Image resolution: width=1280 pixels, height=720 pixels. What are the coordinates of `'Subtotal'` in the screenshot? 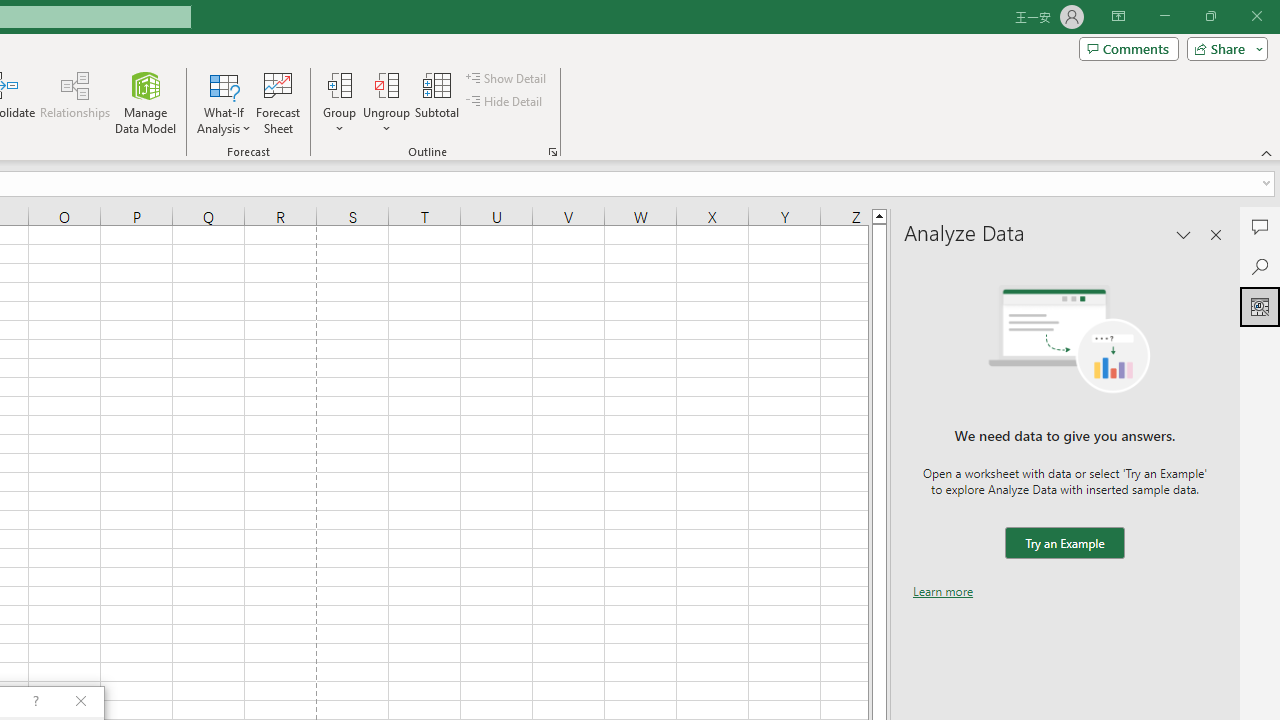 It's located at (436, 103).